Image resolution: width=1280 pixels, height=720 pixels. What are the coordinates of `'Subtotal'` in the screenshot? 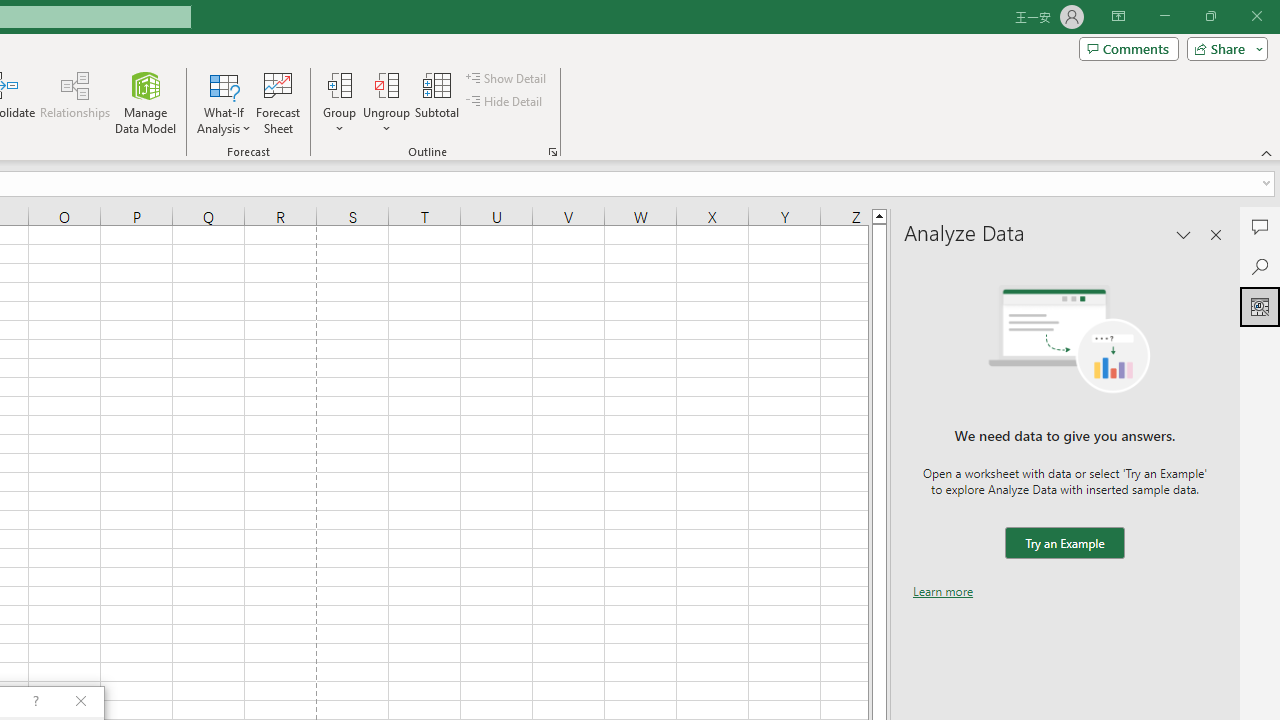 It's located at (436, 103).